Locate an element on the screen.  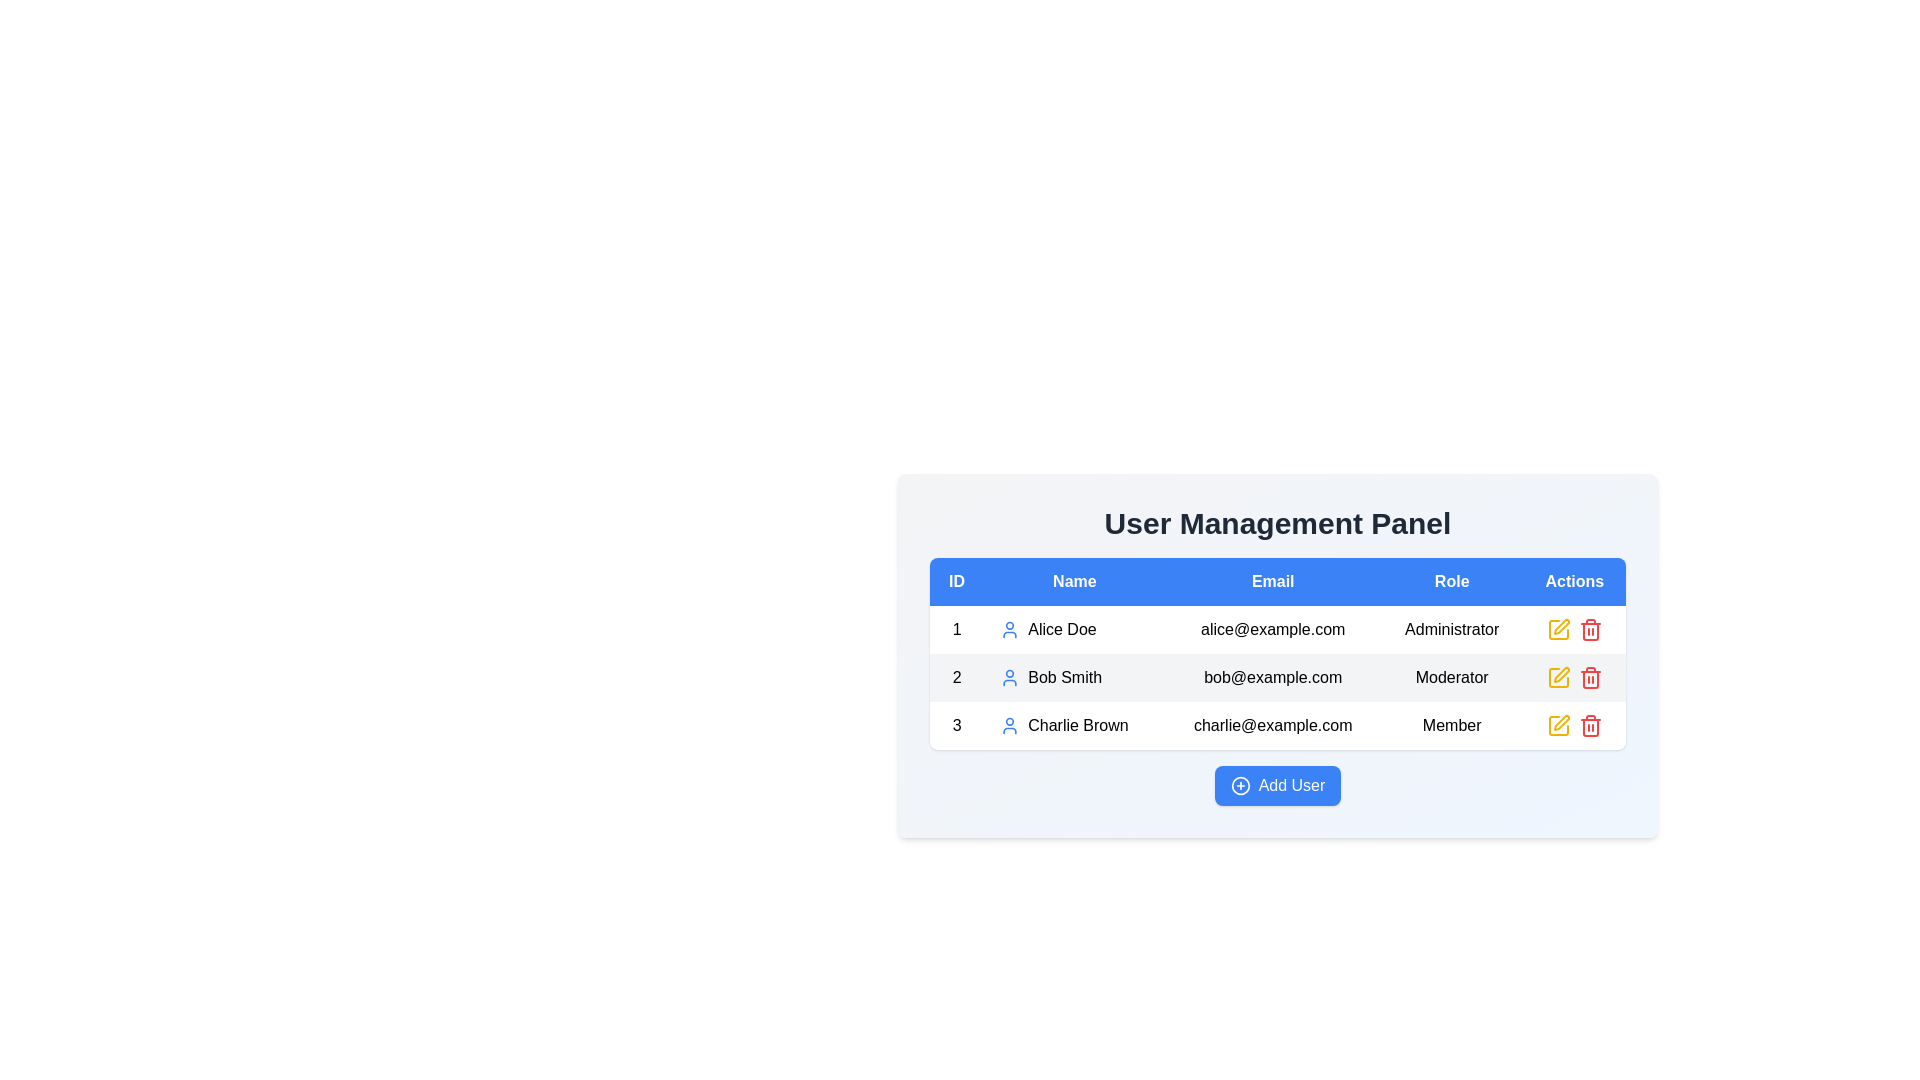
the delete icon button located in the Actions column of the second row of the user listing table is located at coordinates (1588, 677).